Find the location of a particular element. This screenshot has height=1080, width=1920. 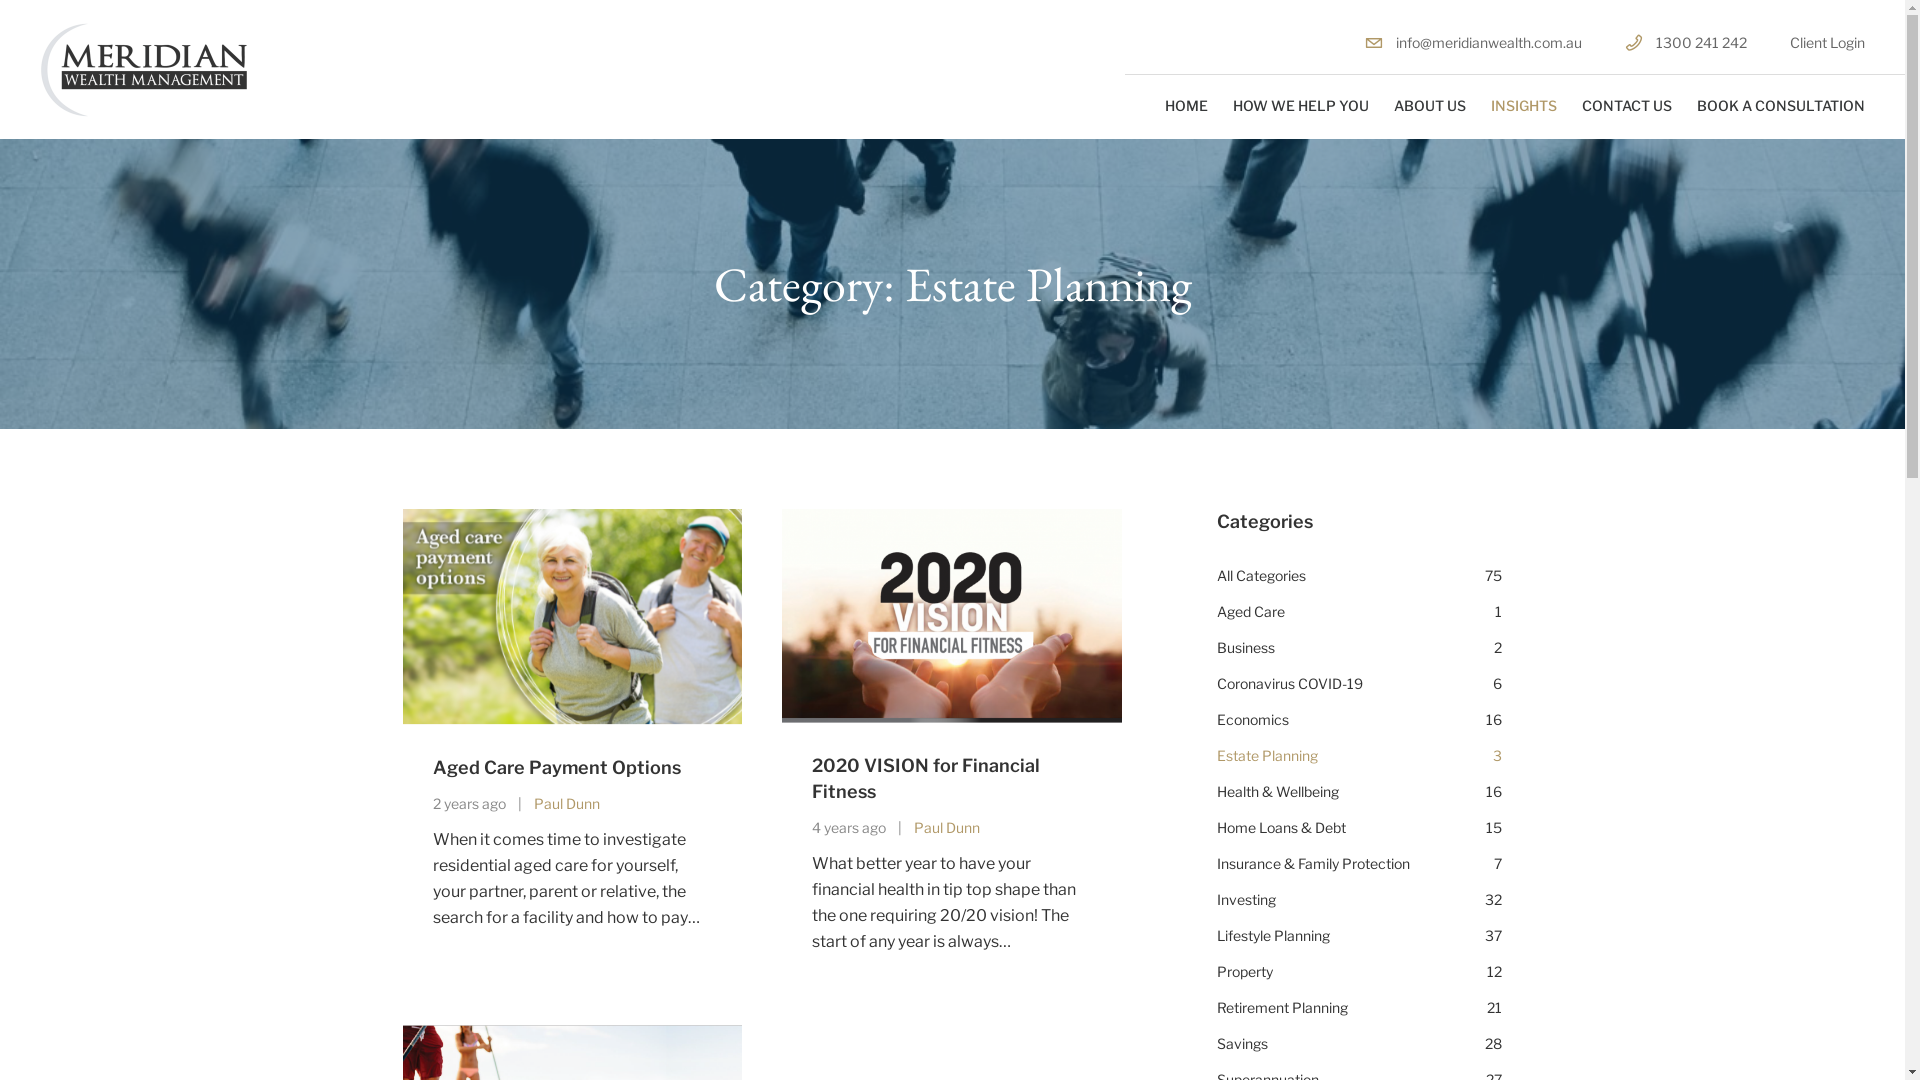

'Estate Planning is located at coordinates (1216, 756).